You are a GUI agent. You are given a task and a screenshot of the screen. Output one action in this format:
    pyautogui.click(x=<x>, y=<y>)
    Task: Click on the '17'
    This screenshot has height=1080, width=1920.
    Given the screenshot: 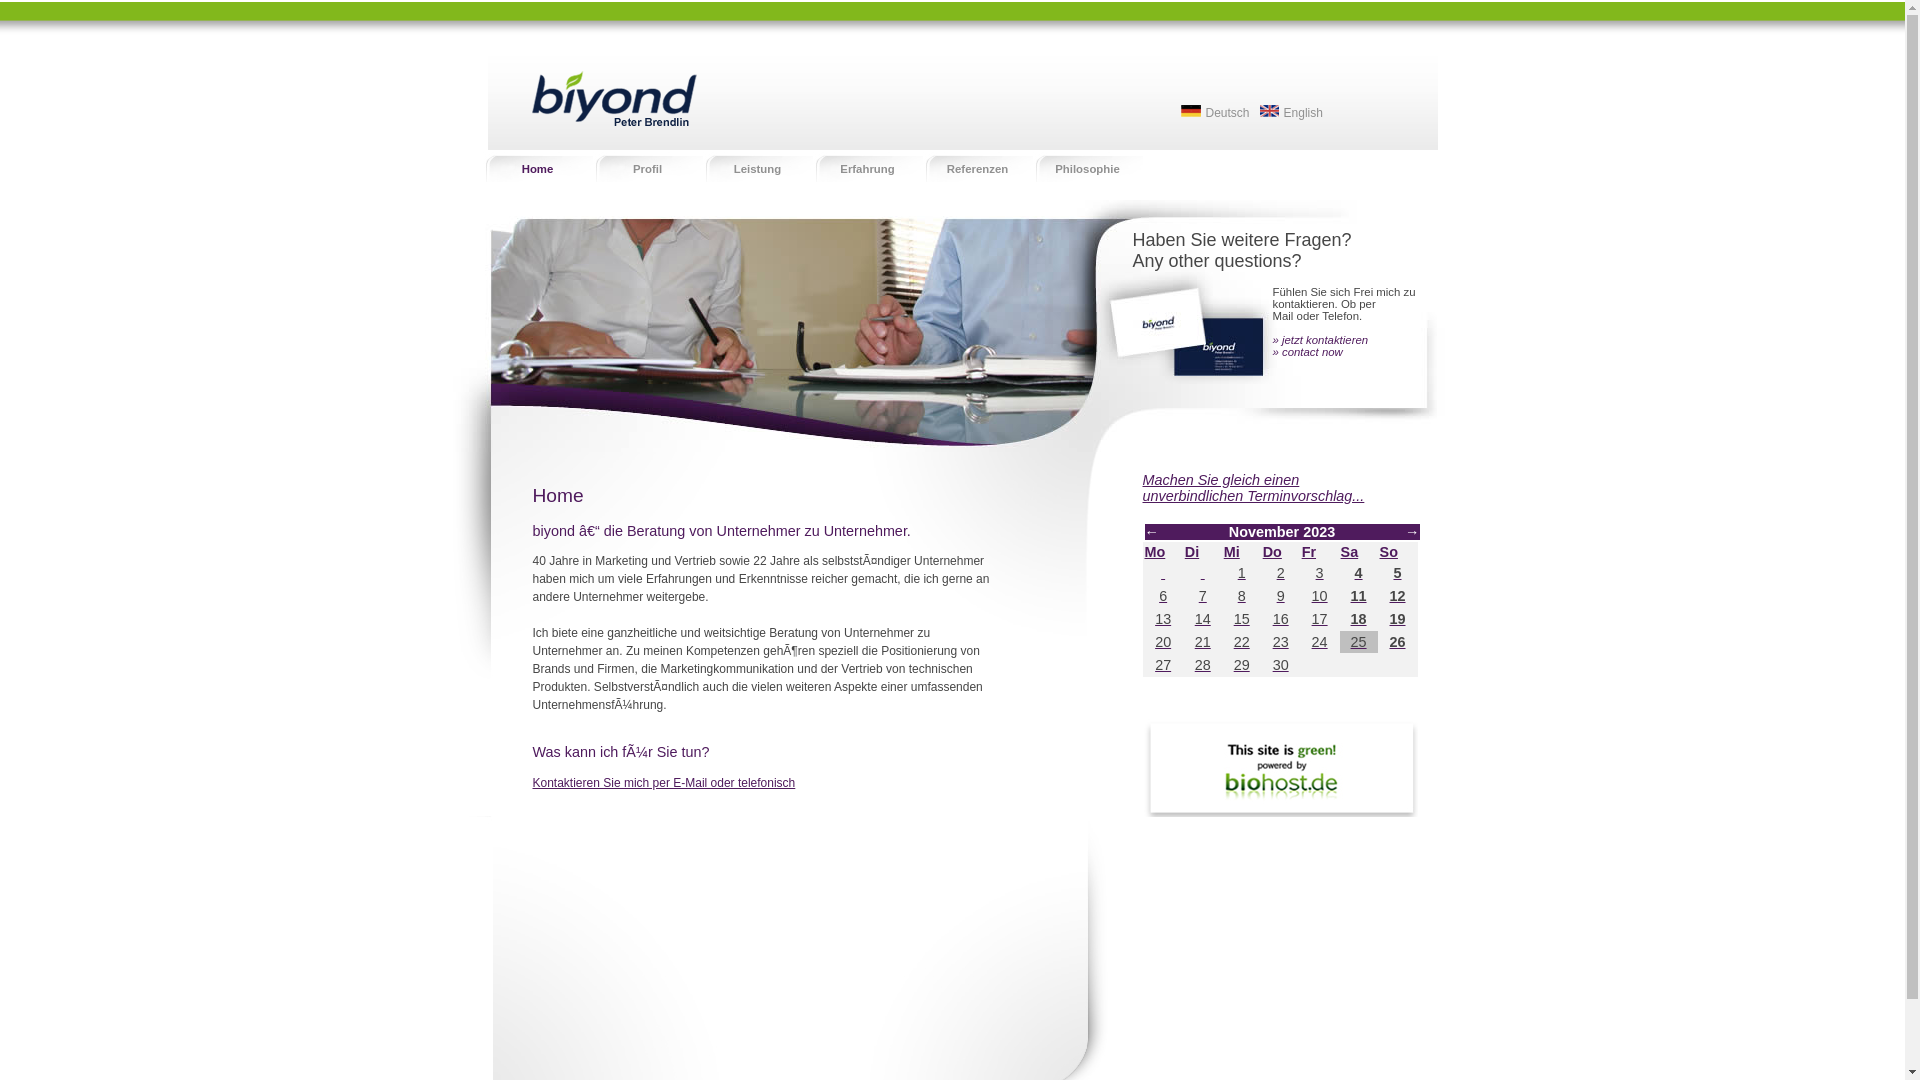 What is the action you would take?
    pyautogui.click(x=1311, y=617)
    